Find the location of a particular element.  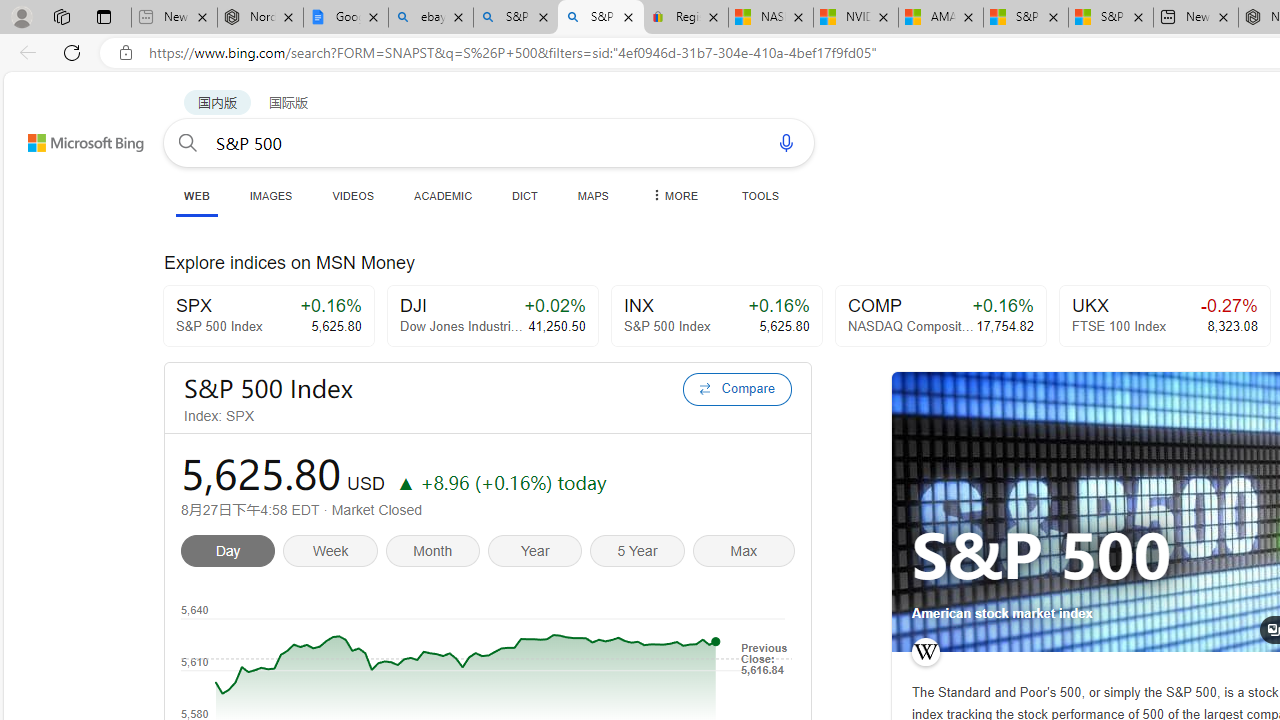

'Price increase' is located at coordinates (404, 482).